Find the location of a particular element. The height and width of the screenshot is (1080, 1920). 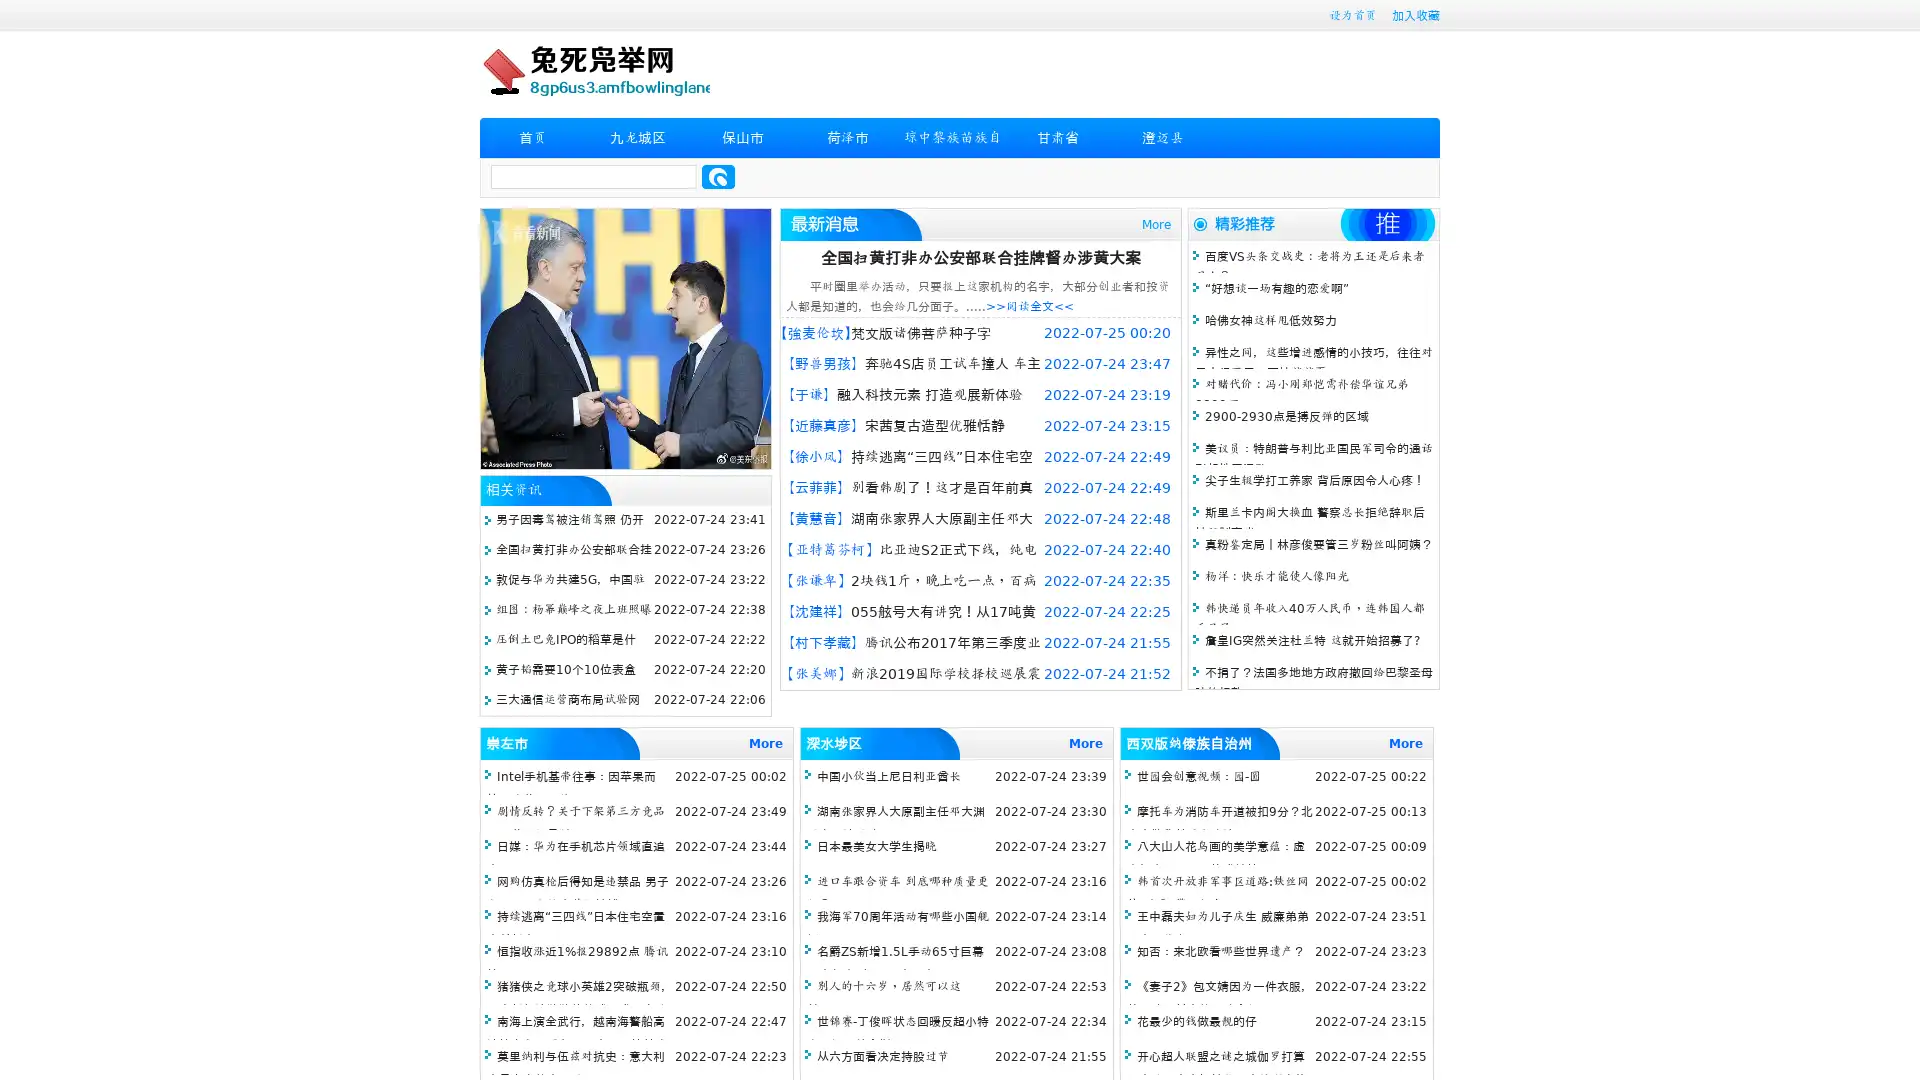

Search is located at coordinates (718, 176).